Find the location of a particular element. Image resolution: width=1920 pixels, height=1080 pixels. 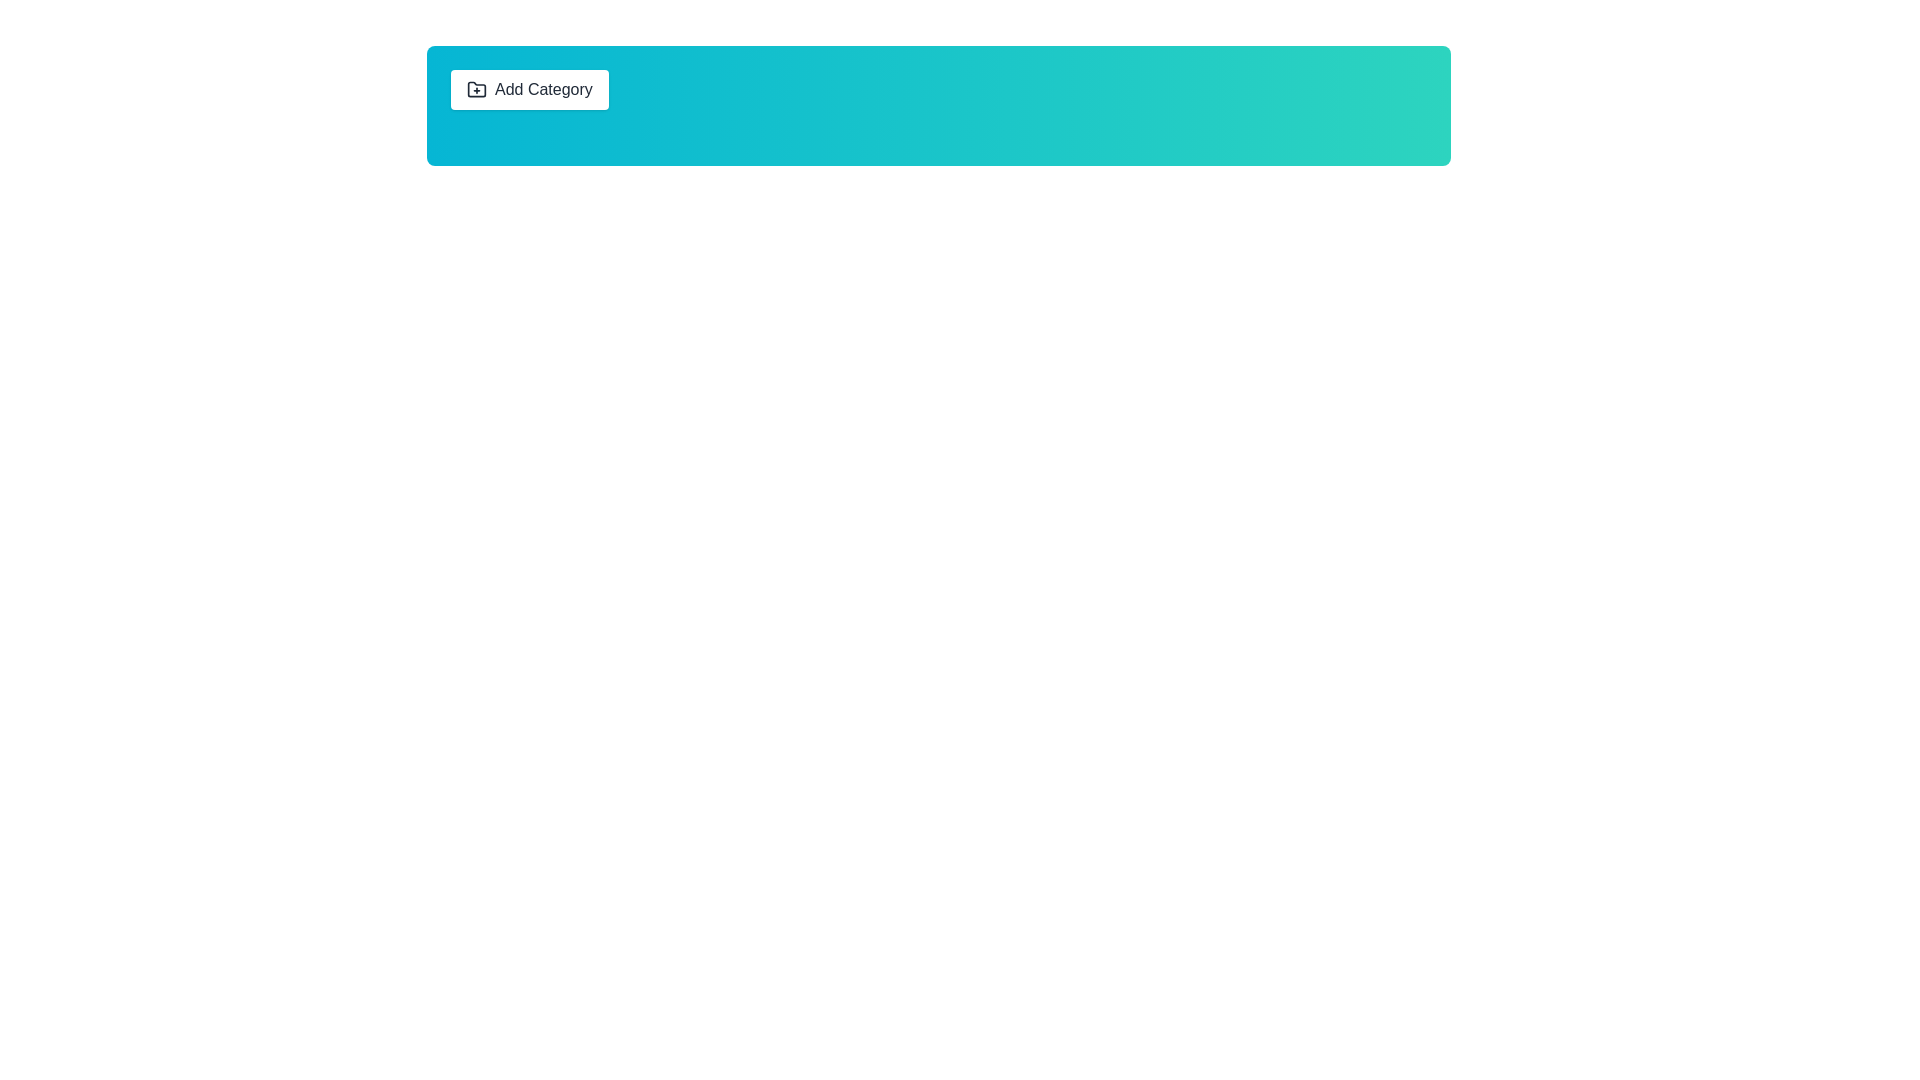

the folder-like icon with a '+' symbol located to the left of the 'Add Category' text is located at coordinates (475, 87).